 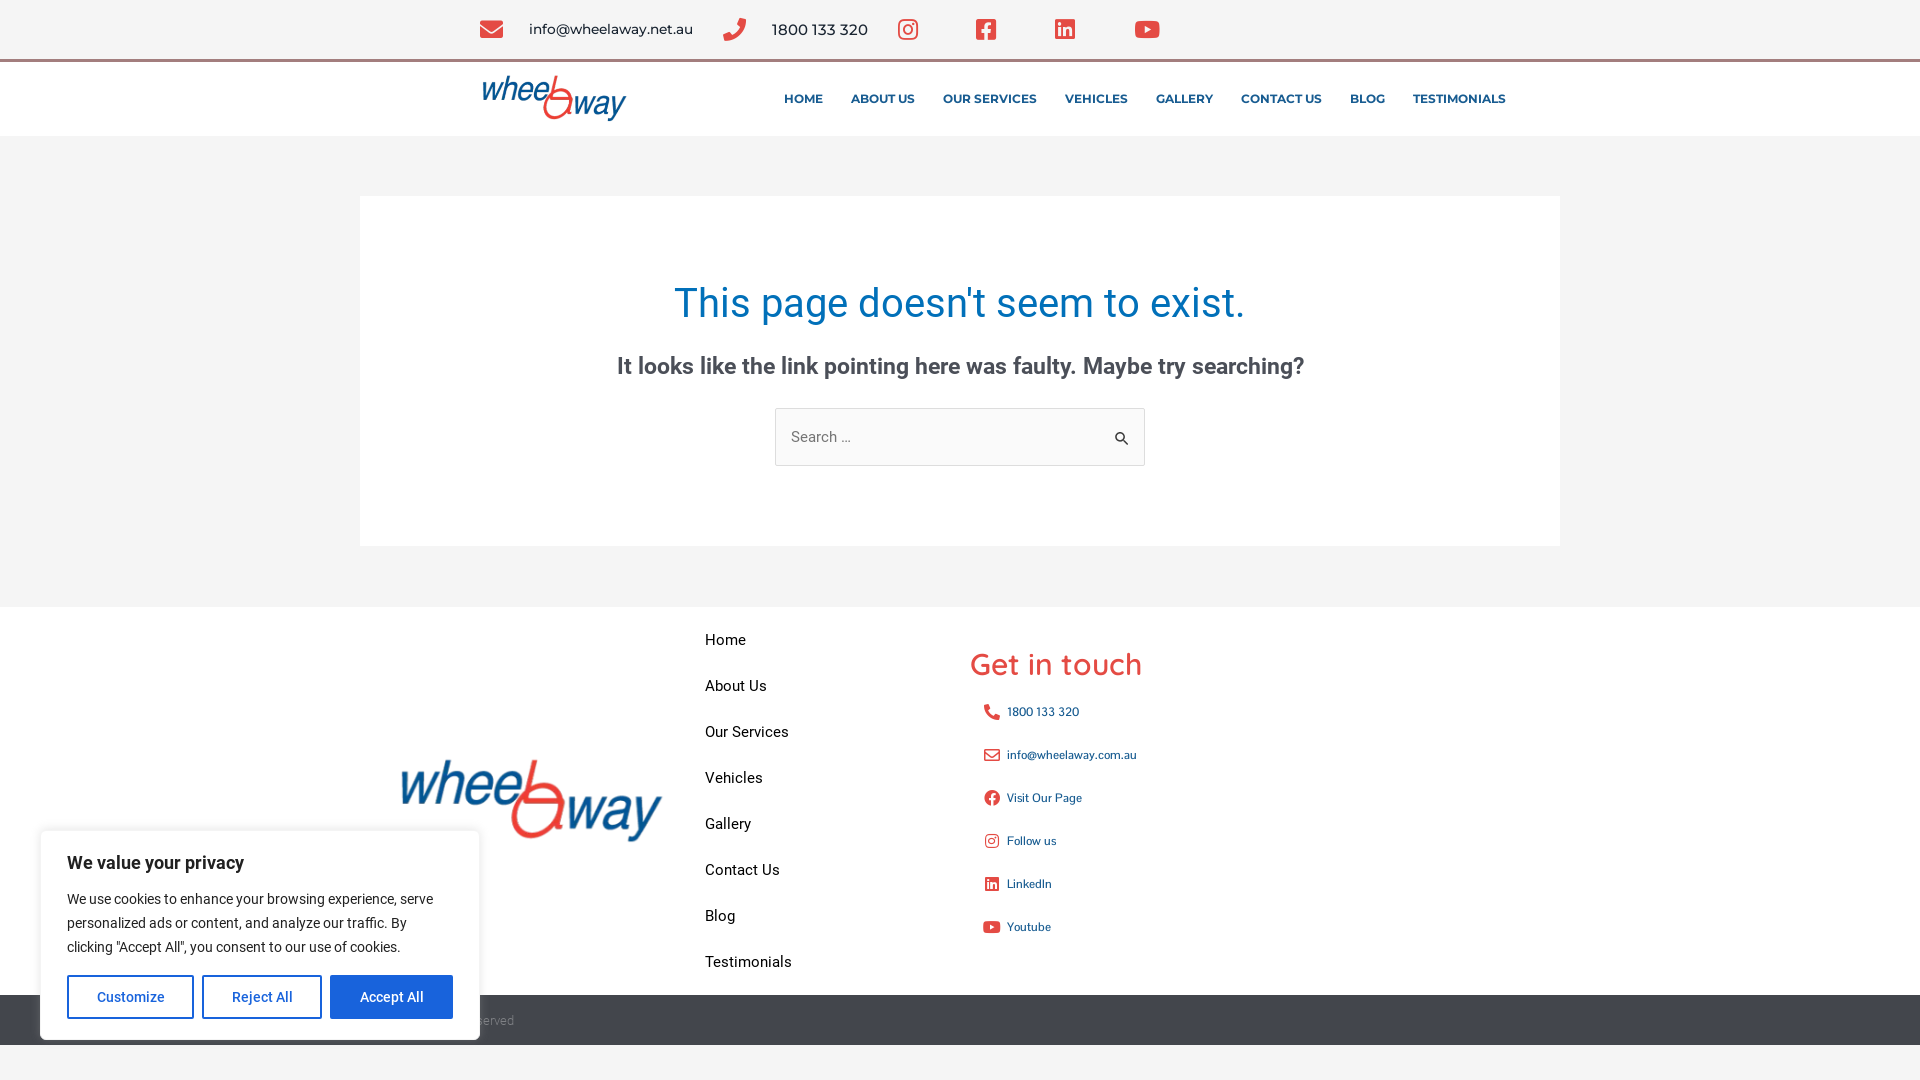 I want to click on 'Pinterest', so click(x=1473, y=1020).